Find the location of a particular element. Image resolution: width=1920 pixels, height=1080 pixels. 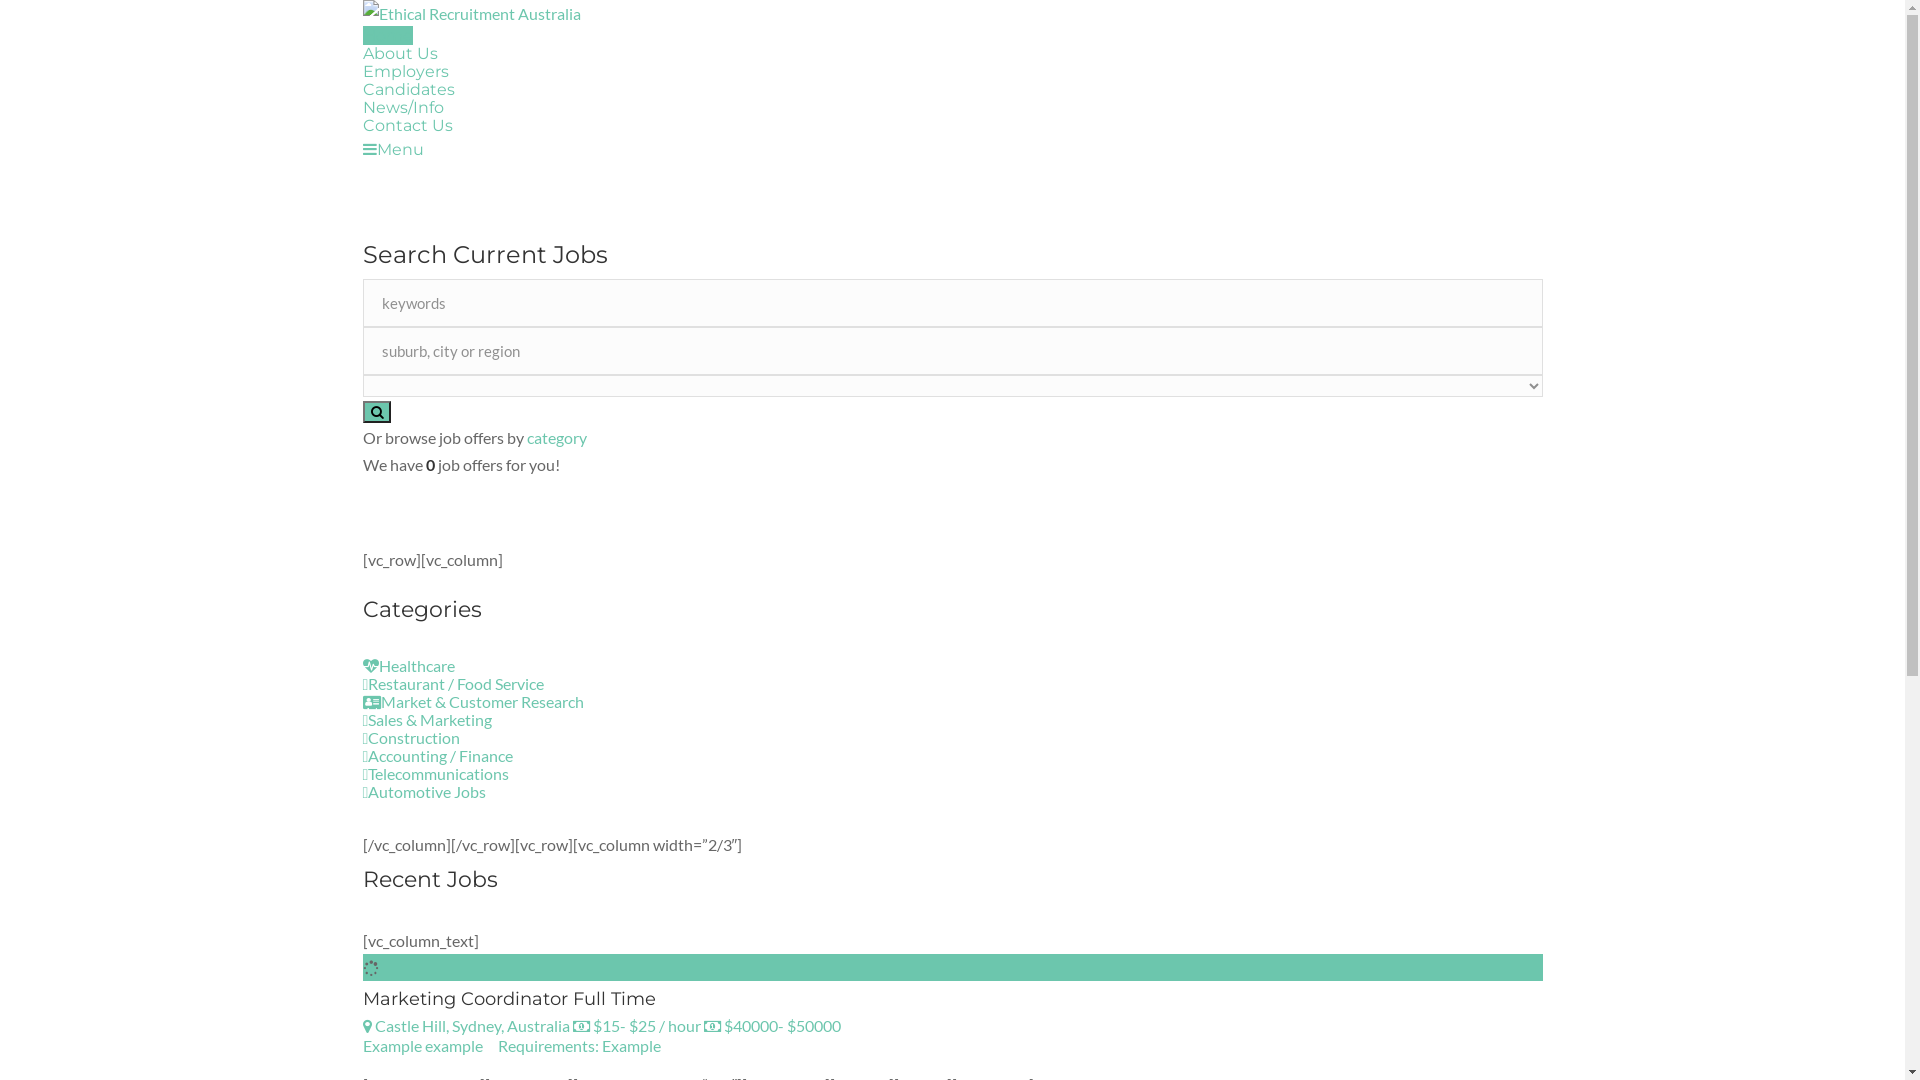

'Employers' is located at coordinates (361, 70).